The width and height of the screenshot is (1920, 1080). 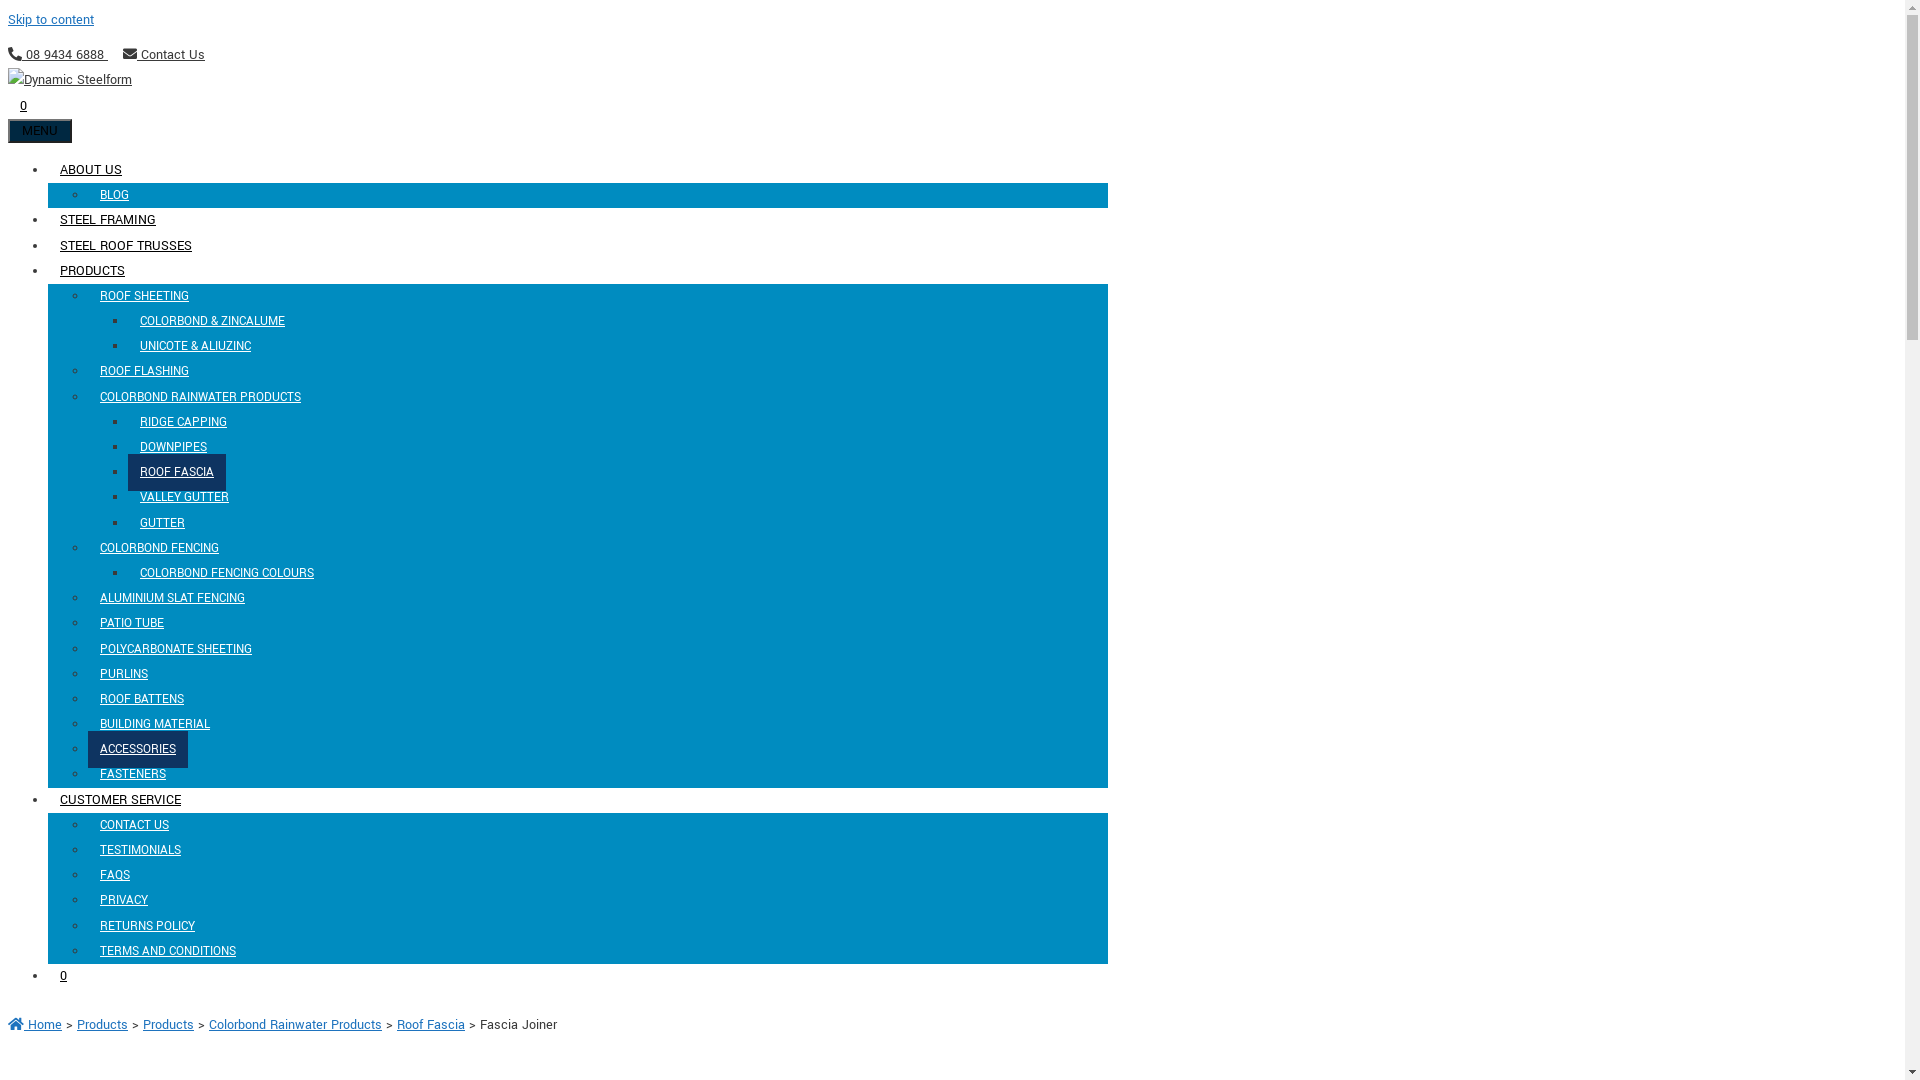 I want to click on '08 9434 6888', so click(x=65, y=53).